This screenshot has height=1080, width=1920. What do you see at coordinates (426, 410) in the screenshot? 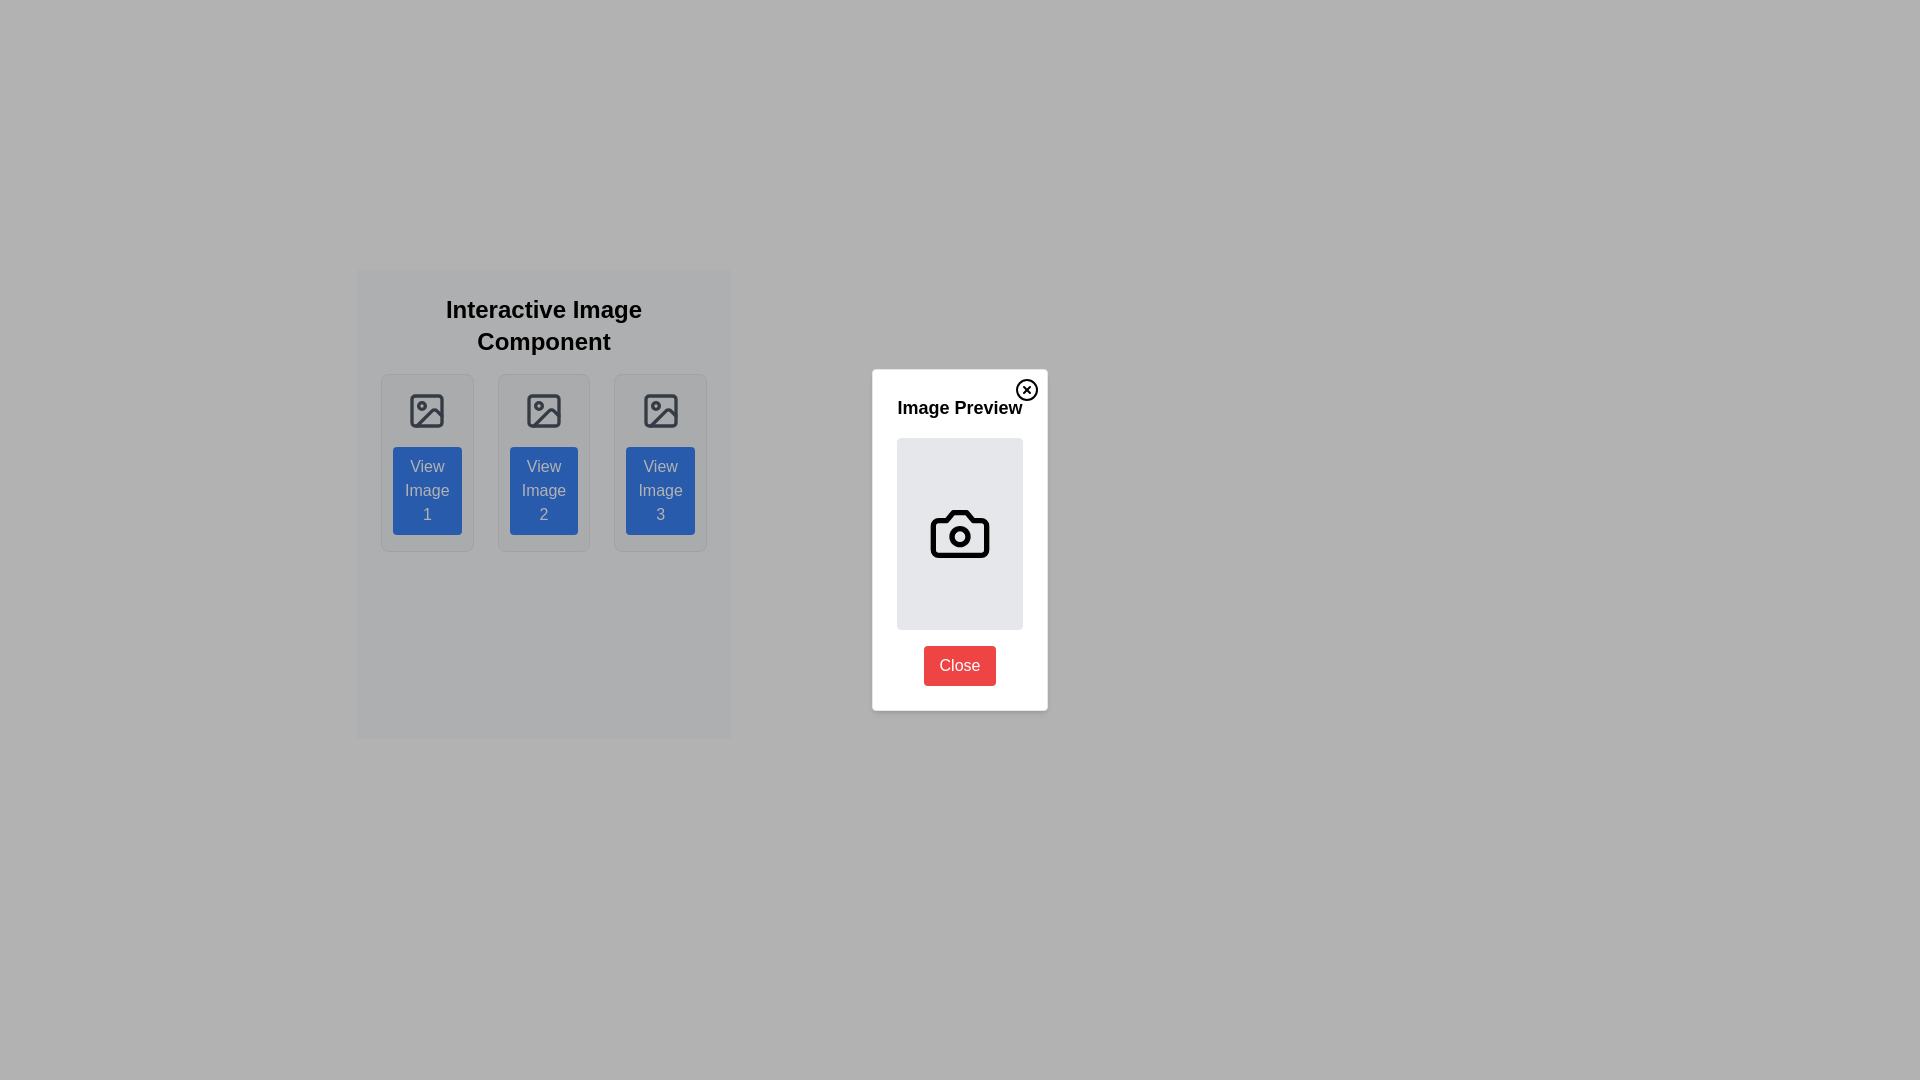
I see `the graphical icon representing an image, styled in a neutral gray tone, located within the 'Interactive Image Component' section, which is the first icon in a row of three similar icons` at bounding box center [426, 410].